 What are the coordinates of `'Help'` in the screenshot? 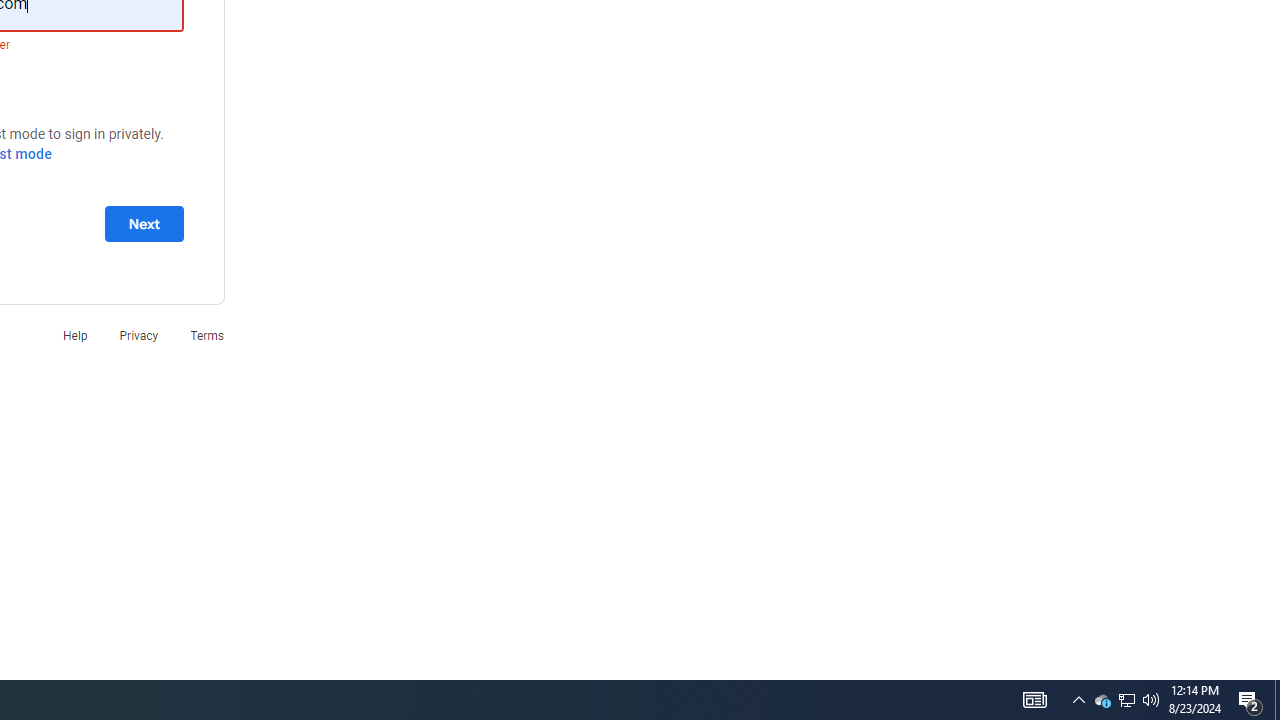 It's located at (74, 334).